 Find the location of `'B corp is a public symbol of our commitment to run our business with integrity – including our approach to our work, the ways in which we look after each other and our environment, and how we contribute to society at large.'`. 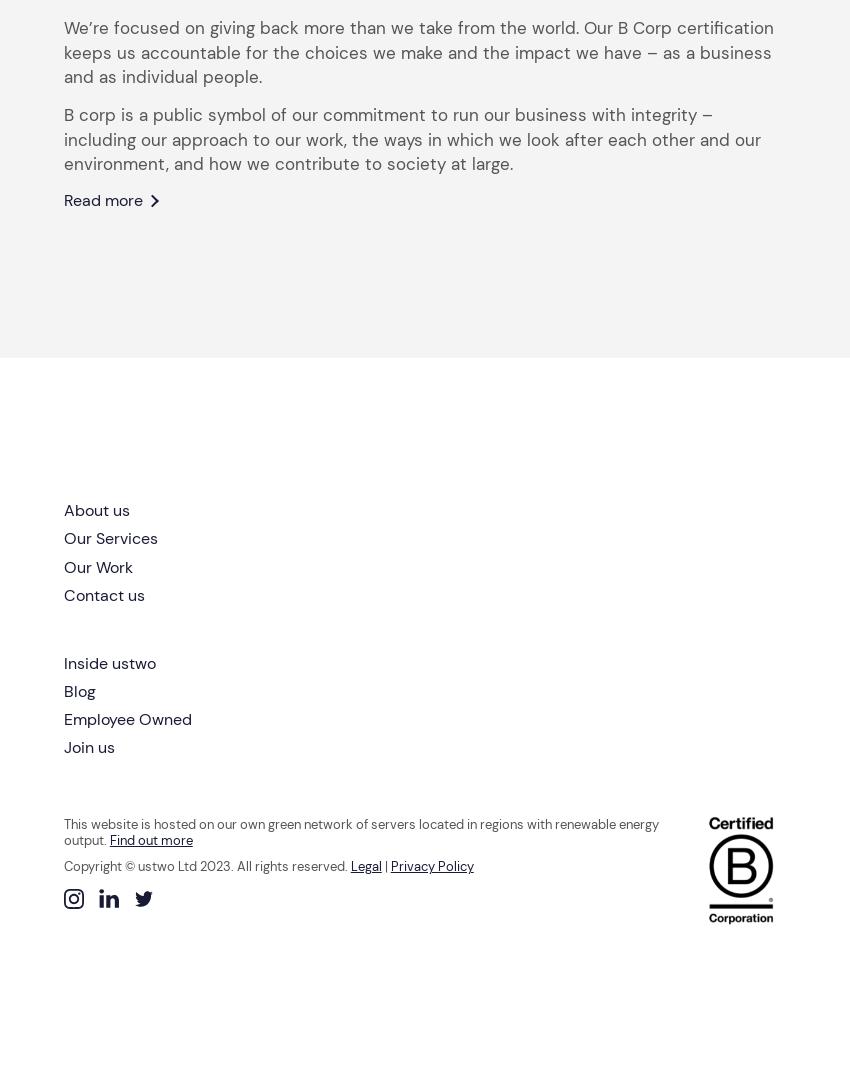

'B corp is a public symbol of our commitment to run our business with integrity – including our approach to our work, the ways in which we look after each other and our environment, and how we contribute to society at large.' is located at coordinates (411, 139).